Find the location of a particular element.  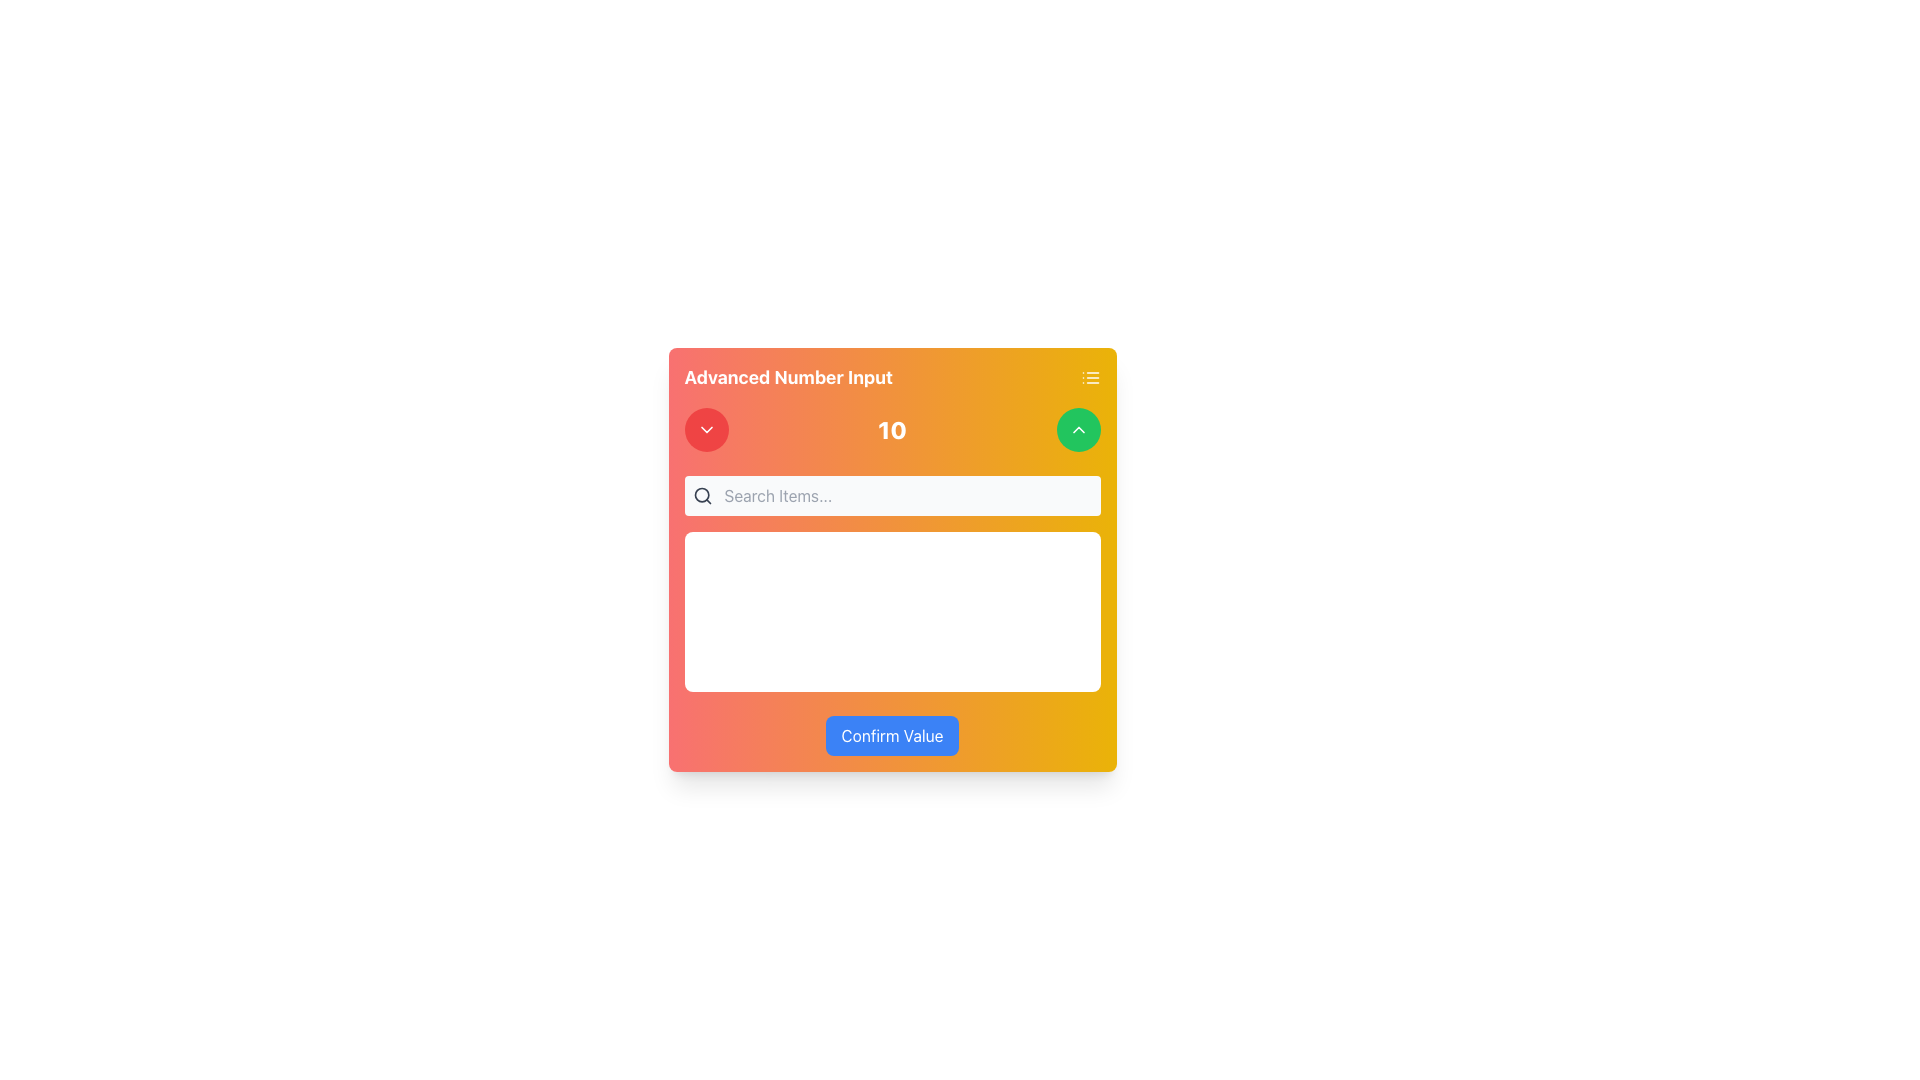

the submit button located at the bottom center of a colorful panel with a gradient background, which is directly below a large white text input field is located at coordinates (891, 736).